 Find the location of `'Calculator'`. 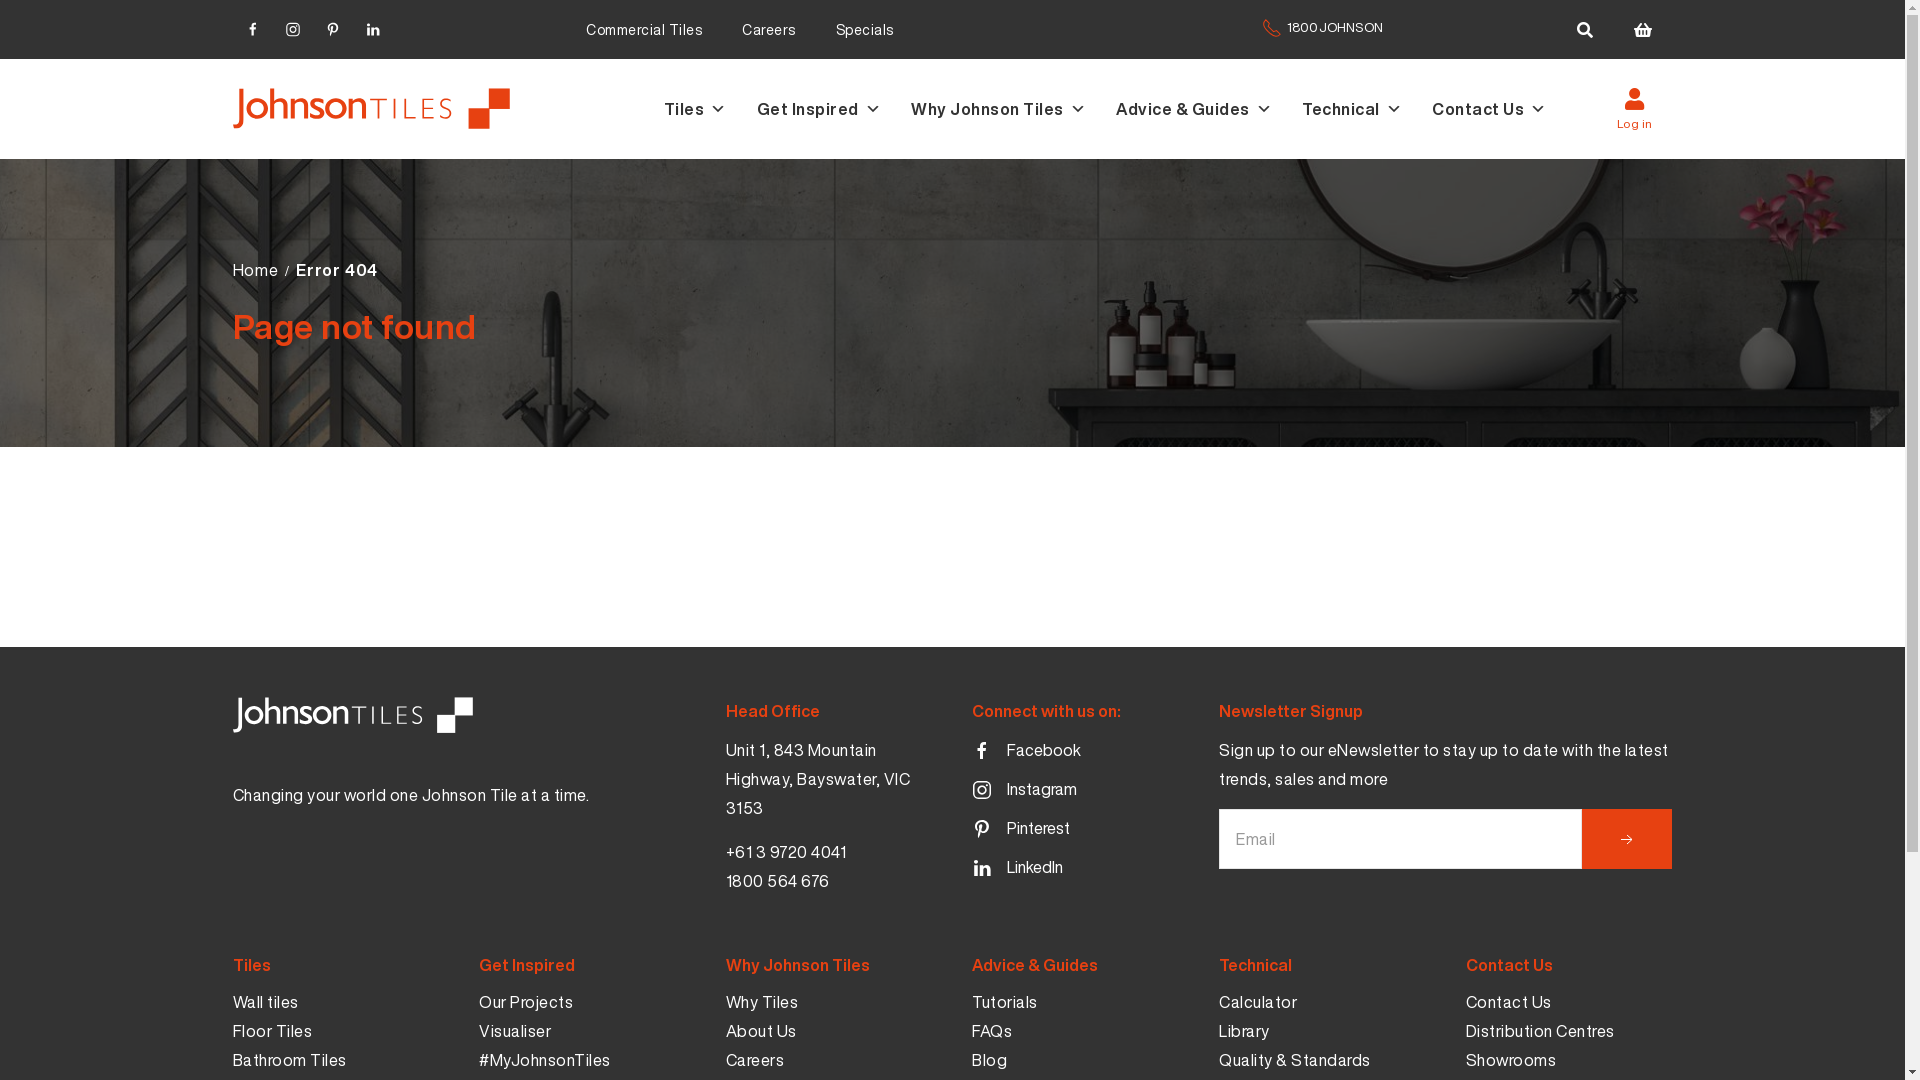

'Calculator' is located at coordinates (1256, 1002).